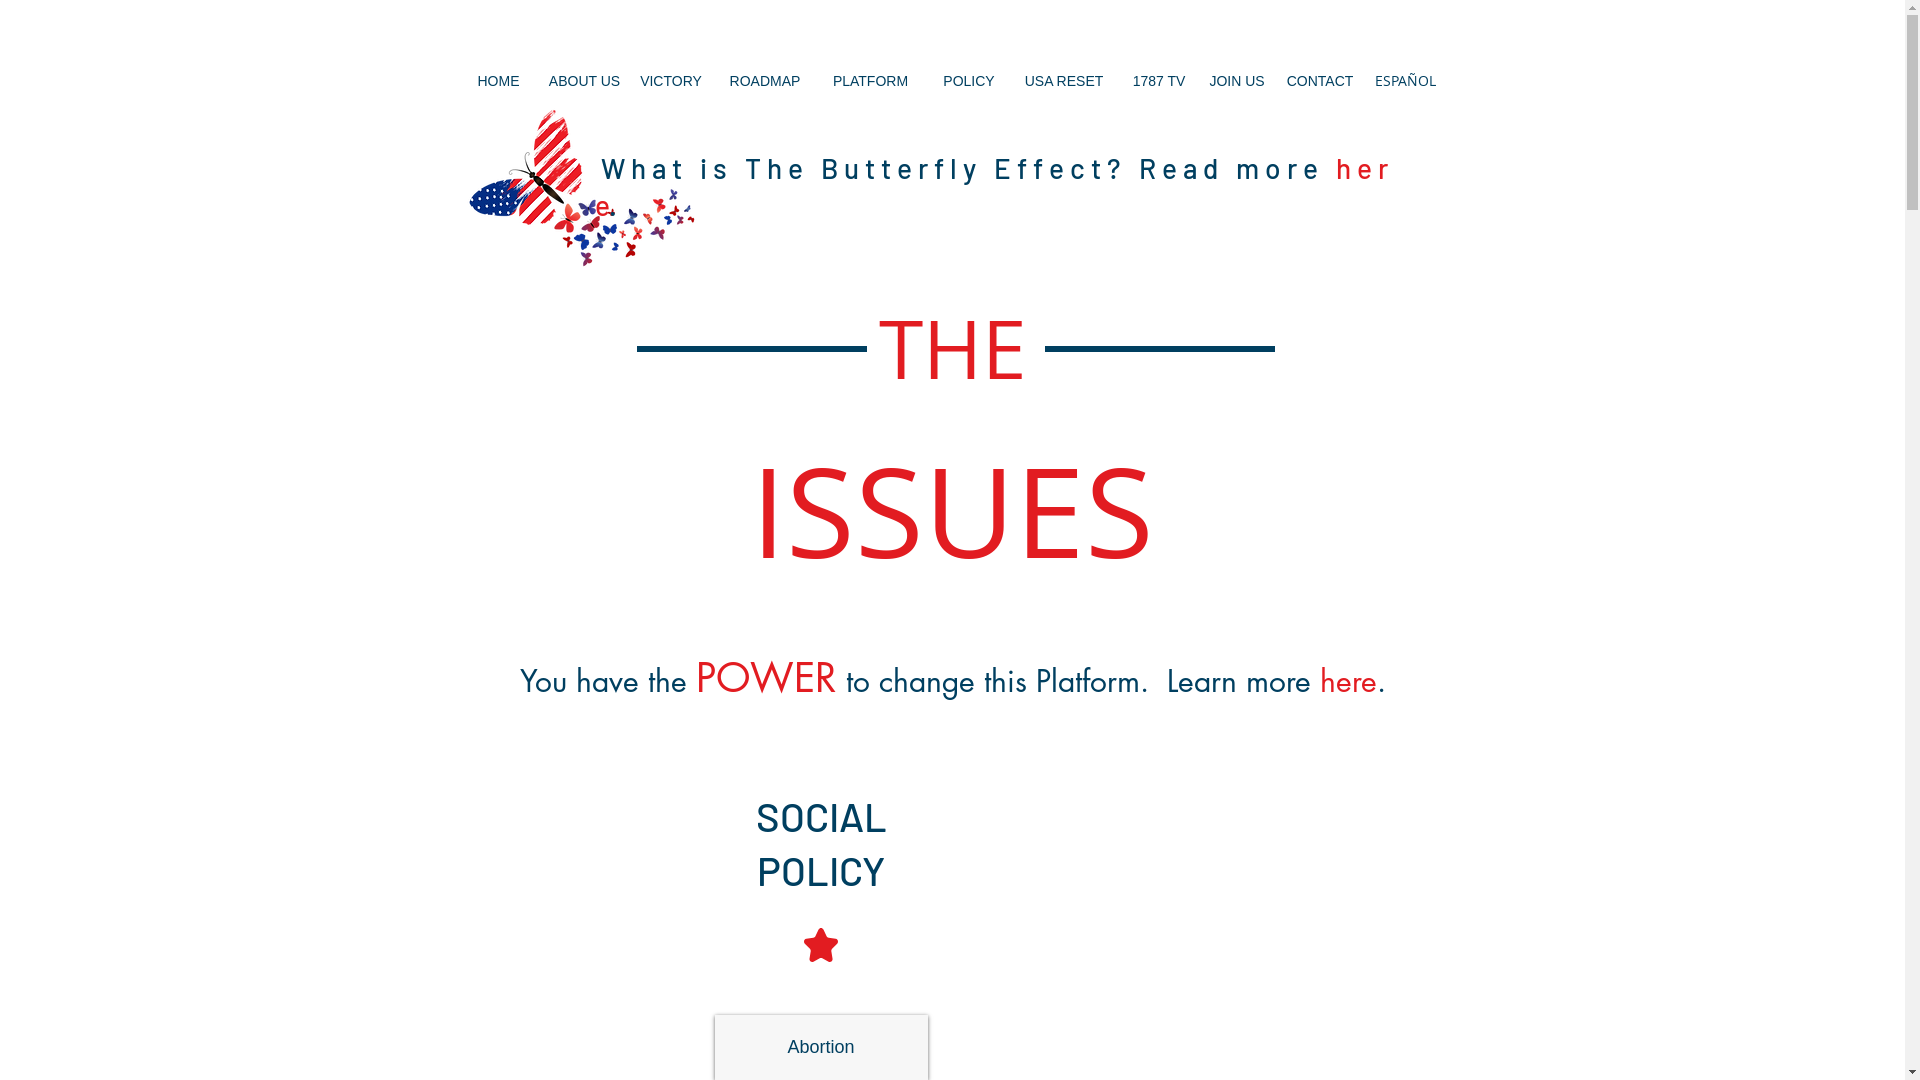  I want to click on '1787 TV', so click(1159, 79).